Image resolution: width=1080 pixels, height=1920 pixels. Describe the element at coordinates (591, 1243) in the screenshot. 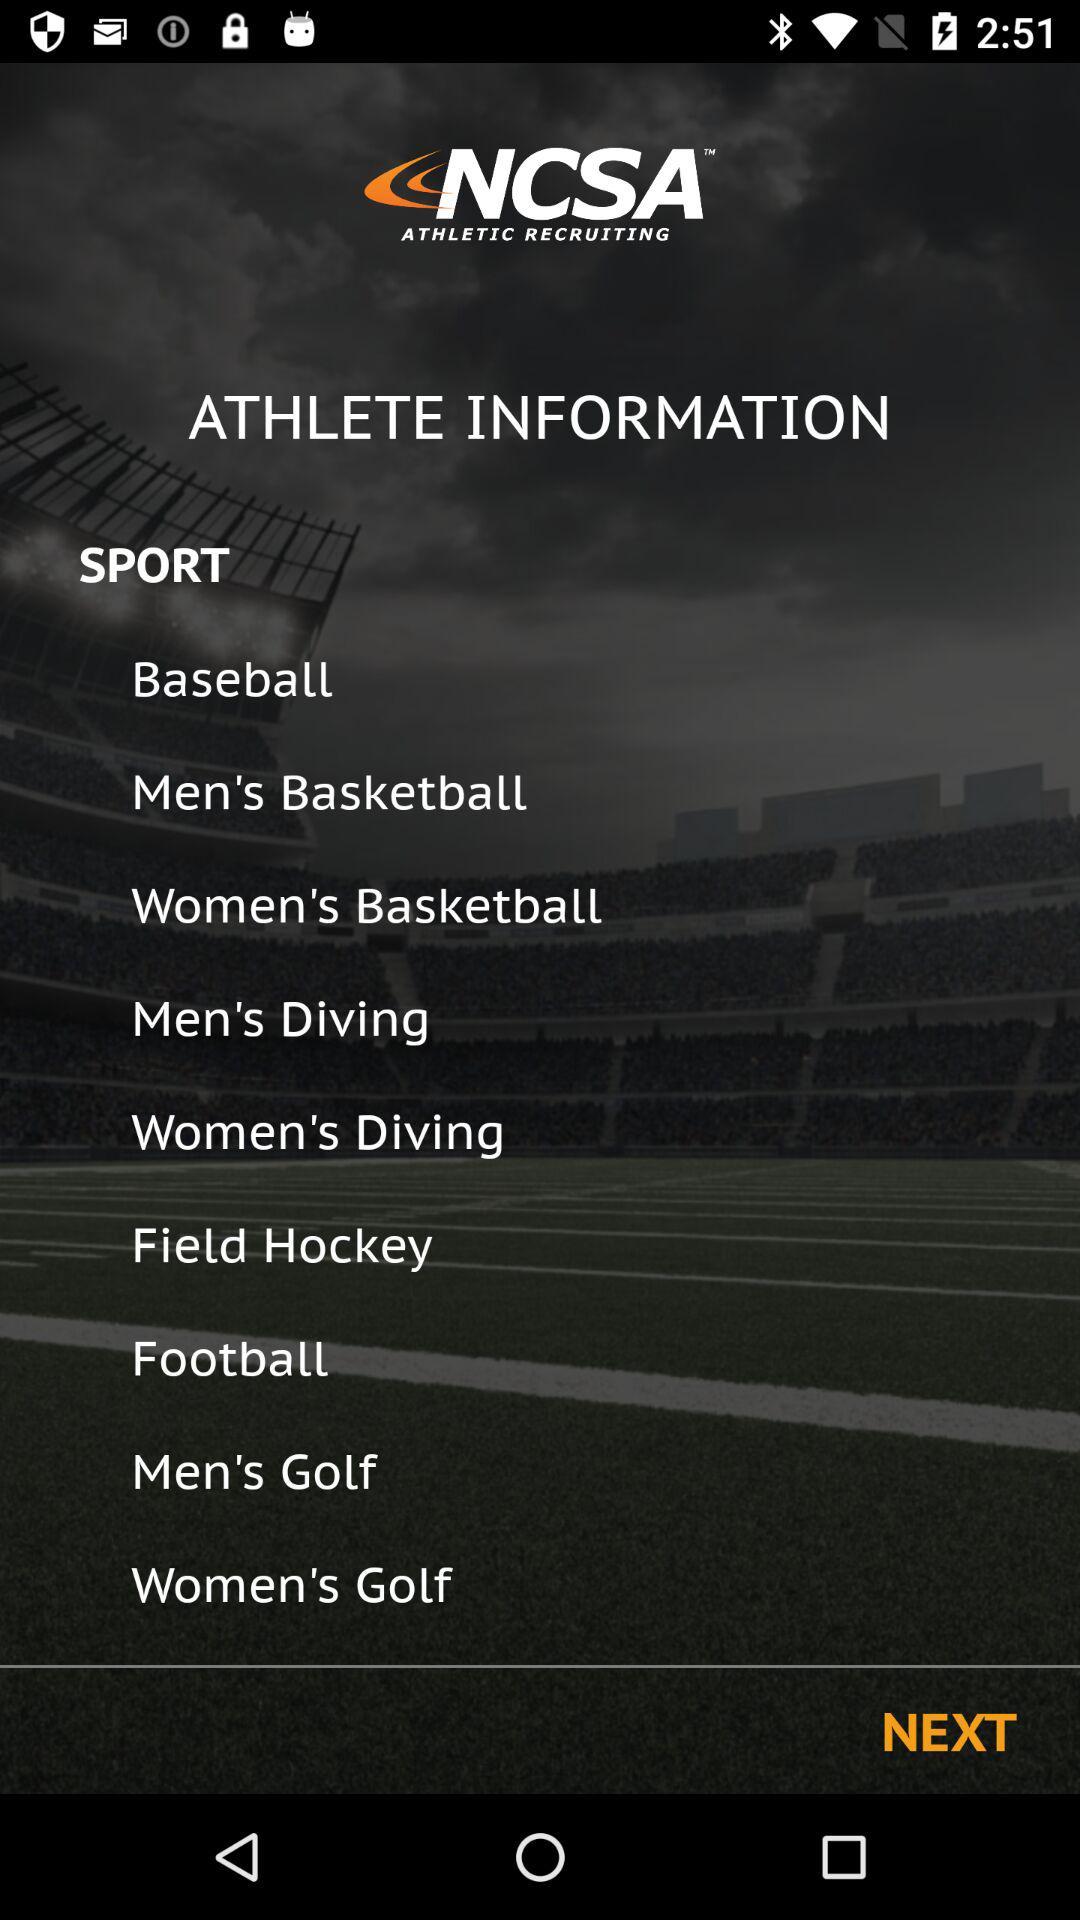

I see `the item below women's diving icon` at that location.